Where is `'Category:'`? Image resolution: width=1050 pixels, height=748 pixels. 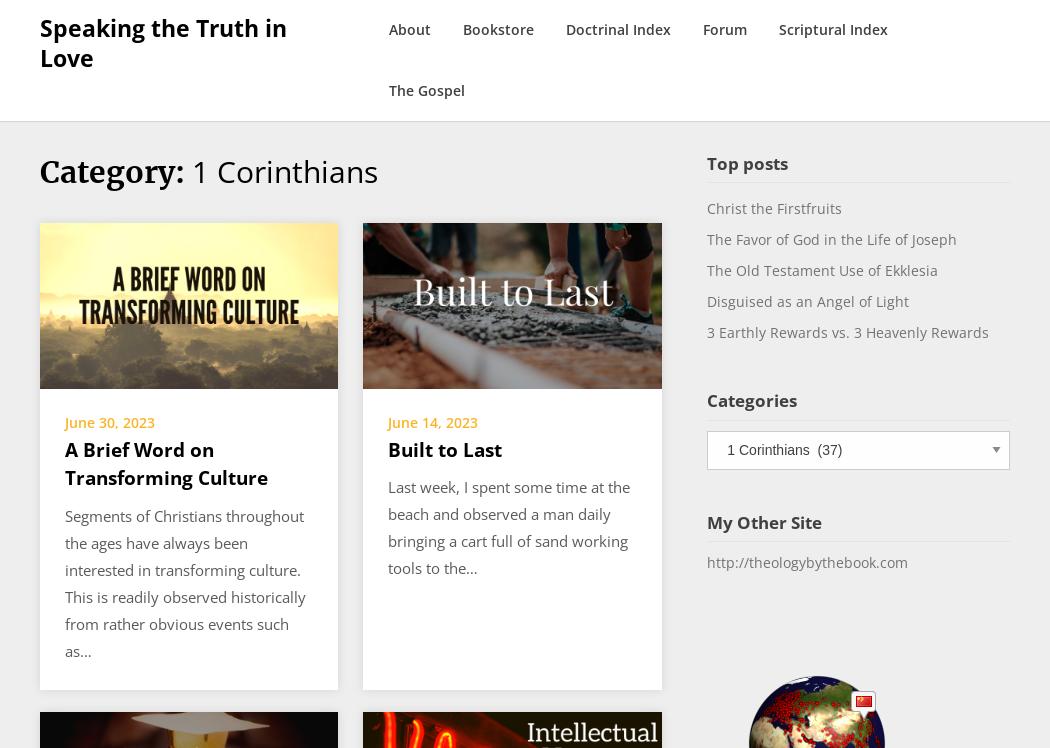
'Category:' is located at coordinates (115, 169).